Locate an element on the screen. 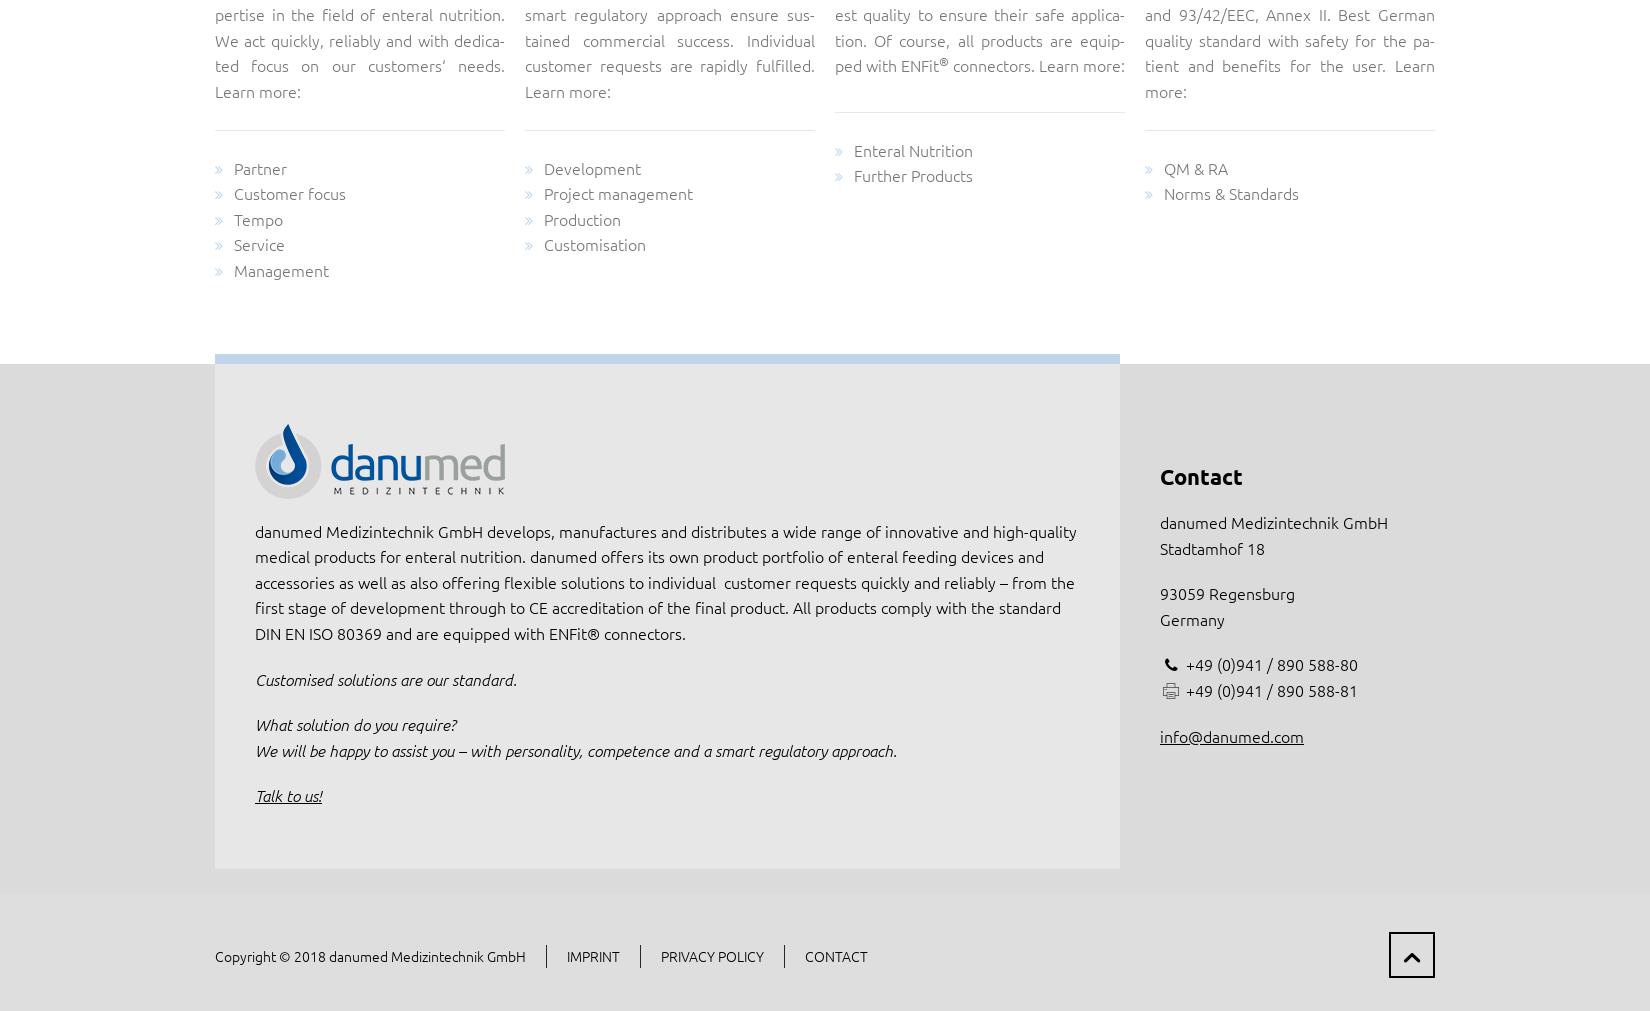 The image size is (1650, 1011). 'Tempo' is located at coordinates (233, 217).